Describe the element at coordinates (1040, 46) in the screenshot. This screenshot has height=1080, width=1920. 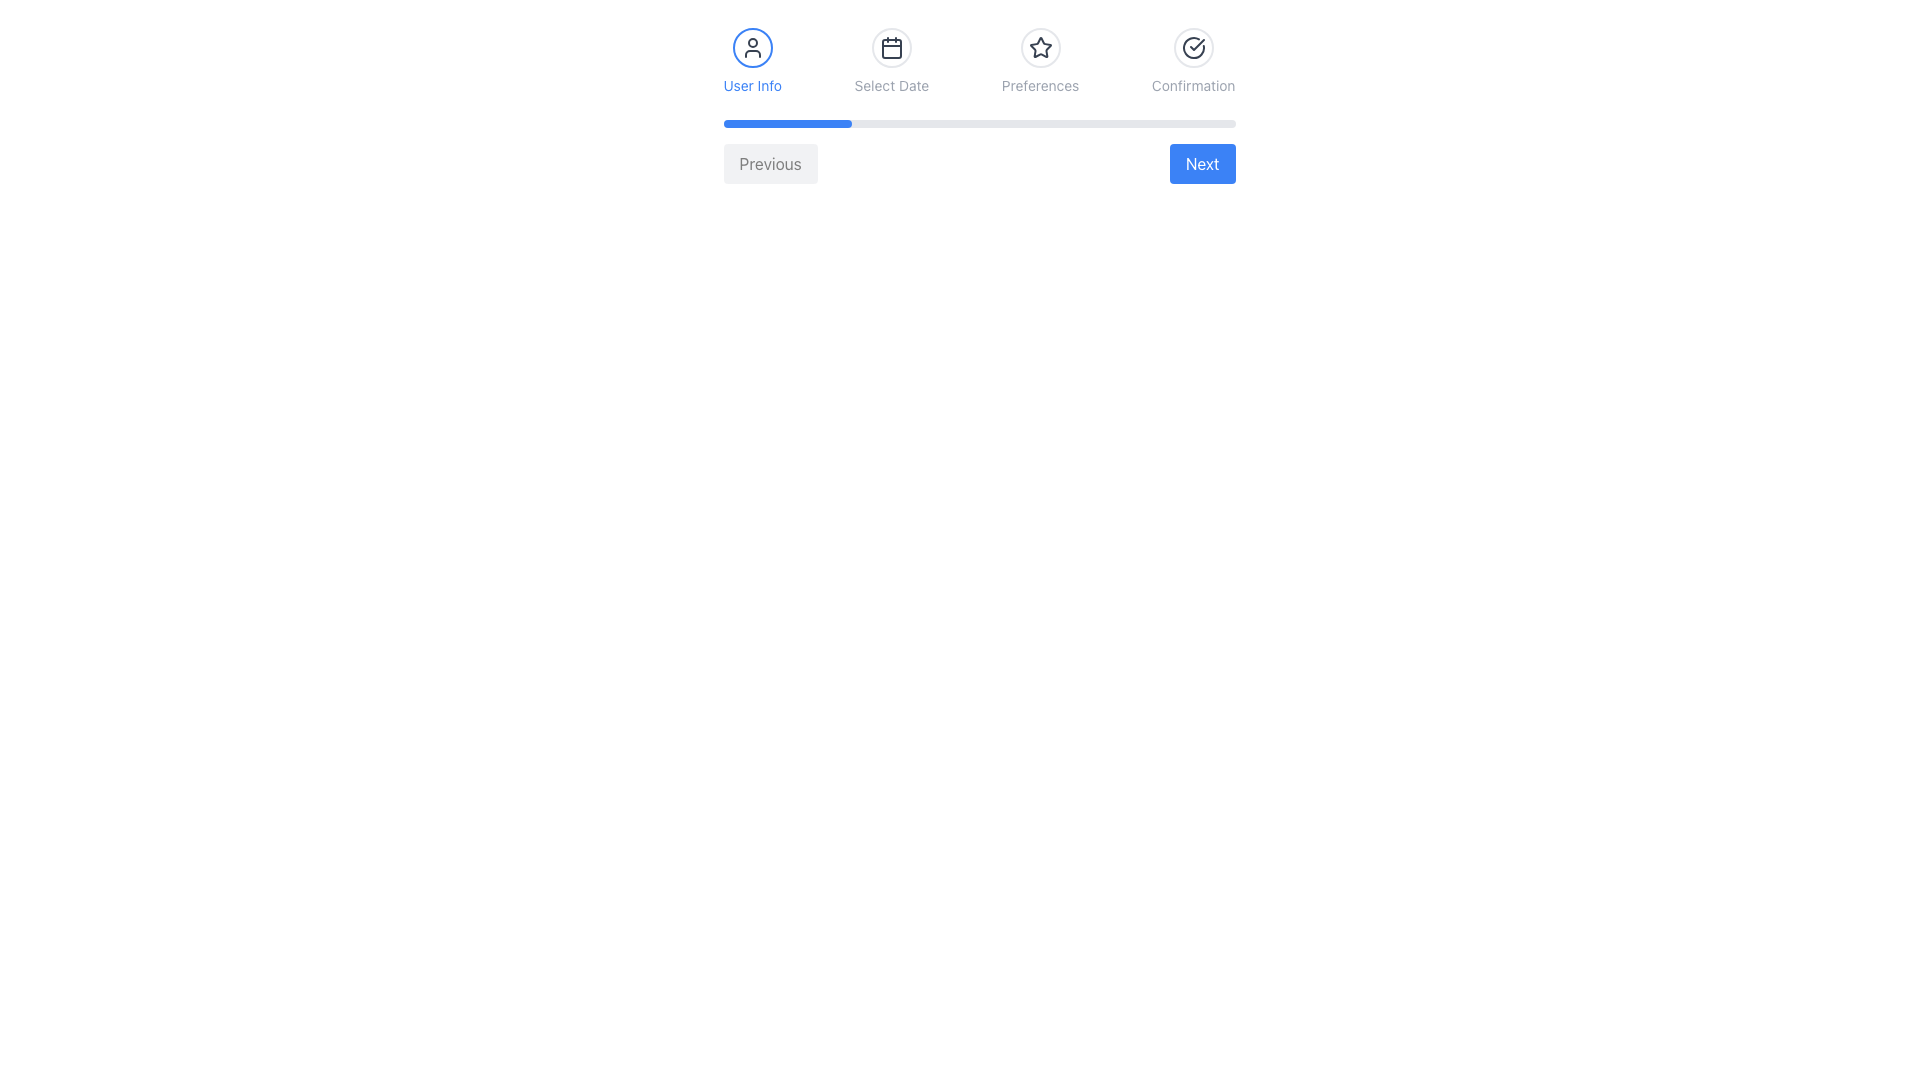
I see `the 'Preferences' button located centrally at the top of the interface, which is the third step in the navigation workflow between 'Select Date' and 'Confirmation'` at that location.